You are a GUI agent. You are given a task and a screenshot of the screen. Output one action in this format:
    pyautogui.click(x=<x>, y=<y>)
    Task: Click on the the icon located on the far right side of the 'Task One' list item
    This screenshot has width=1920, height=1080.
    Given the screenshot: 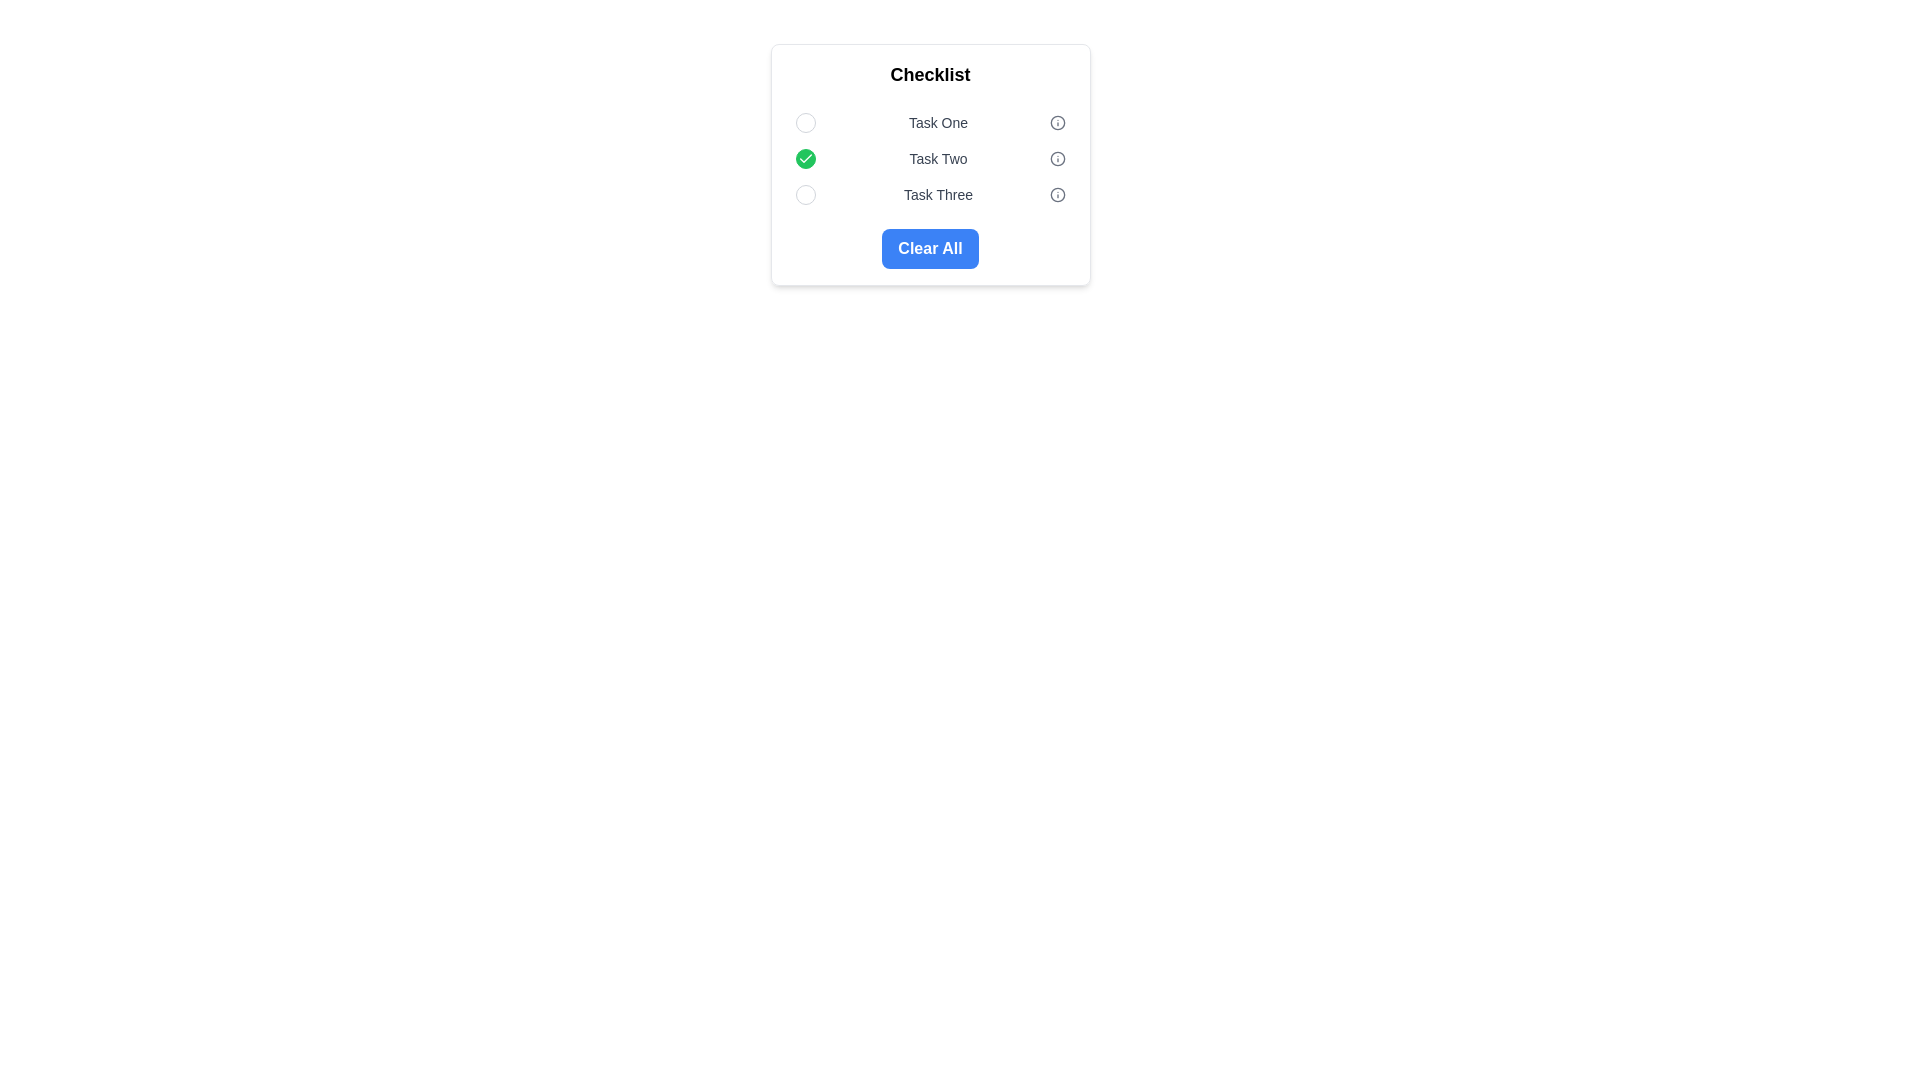 What is the action you would take?
    pyautogui.click(x=1056, y=123)
    